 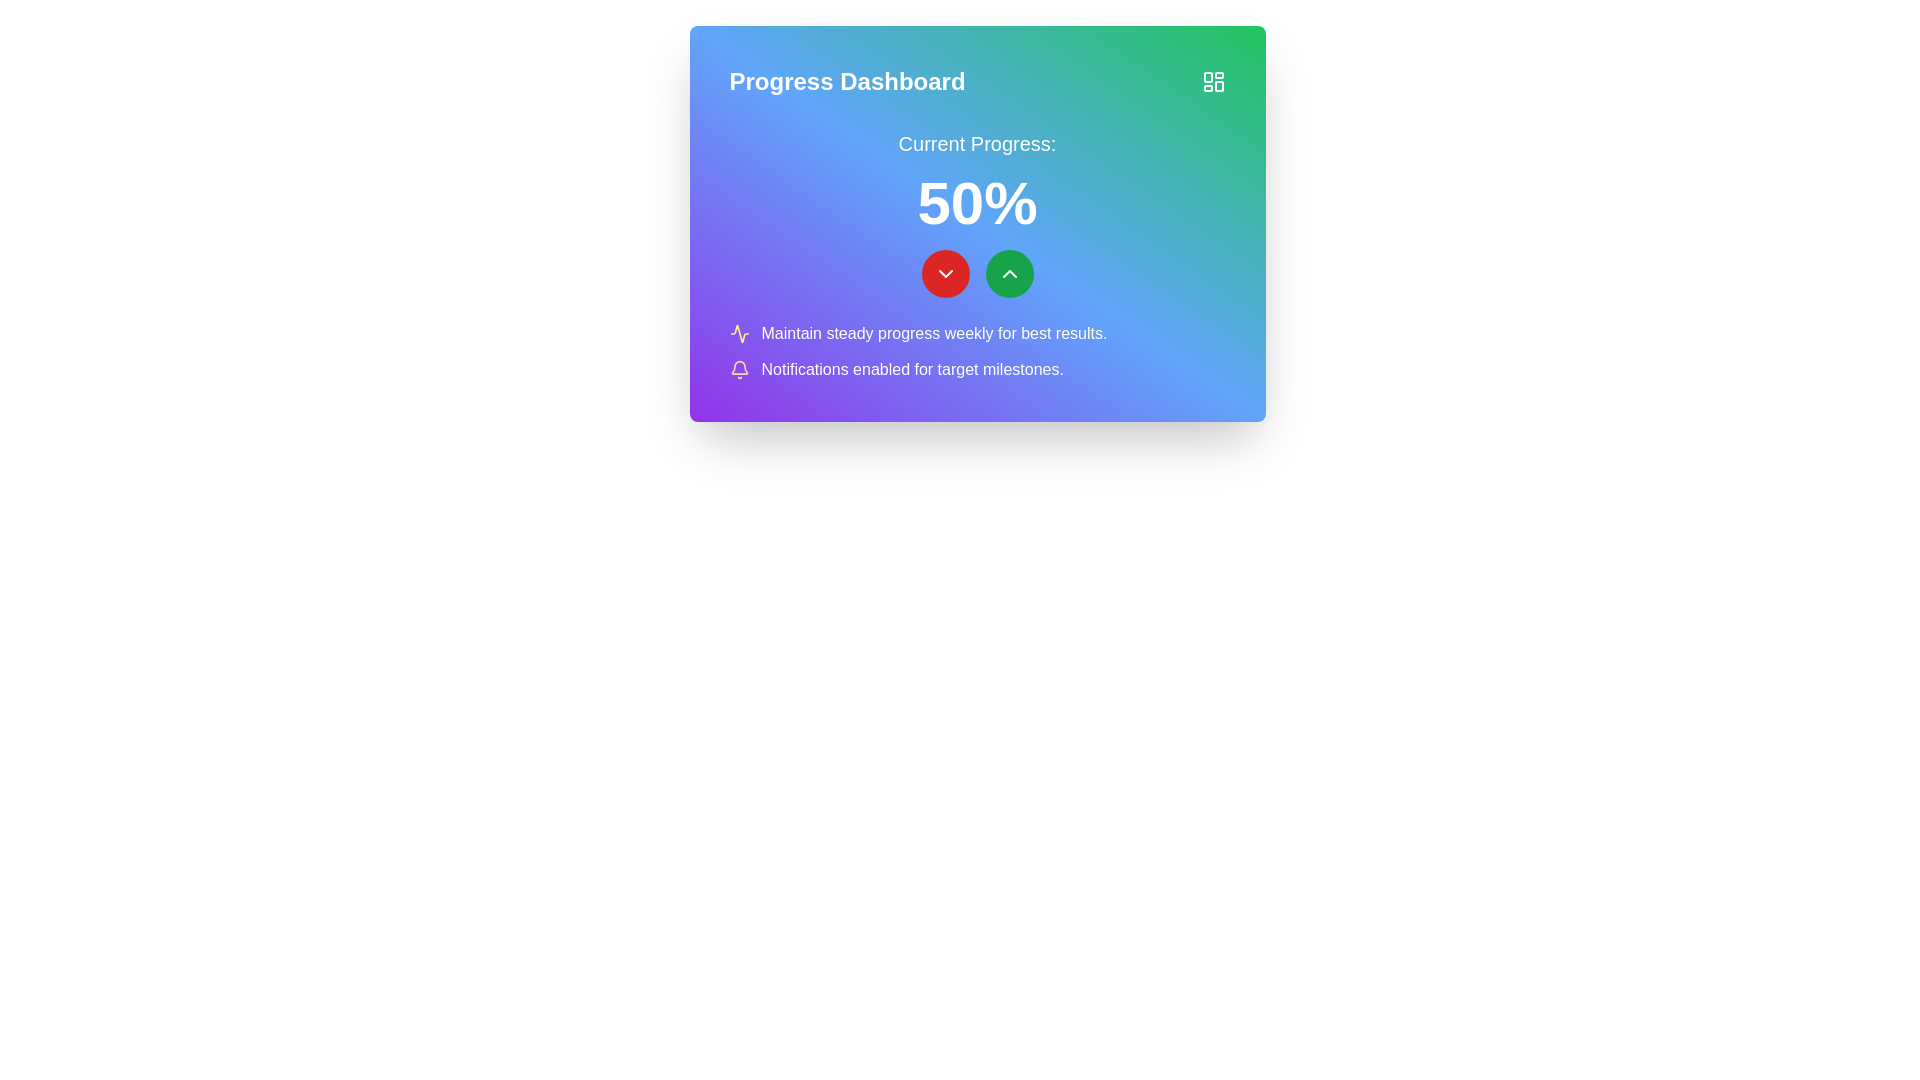 What do you see at coordinates (738, 333) in the screenshot?
I see `the activity-related status icon located to the left of the text 'Maintain steady progress weekly for best results.'` at bounding box center [738, 333].